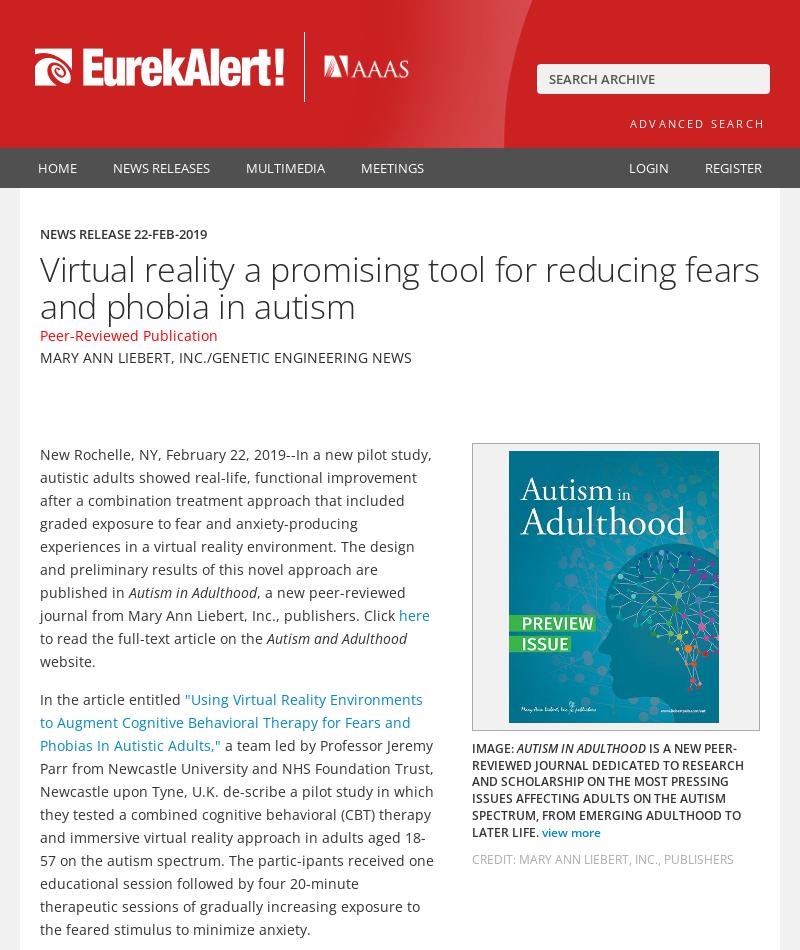  I want to click on 'Autism and Adulthood', so click(265, 637).